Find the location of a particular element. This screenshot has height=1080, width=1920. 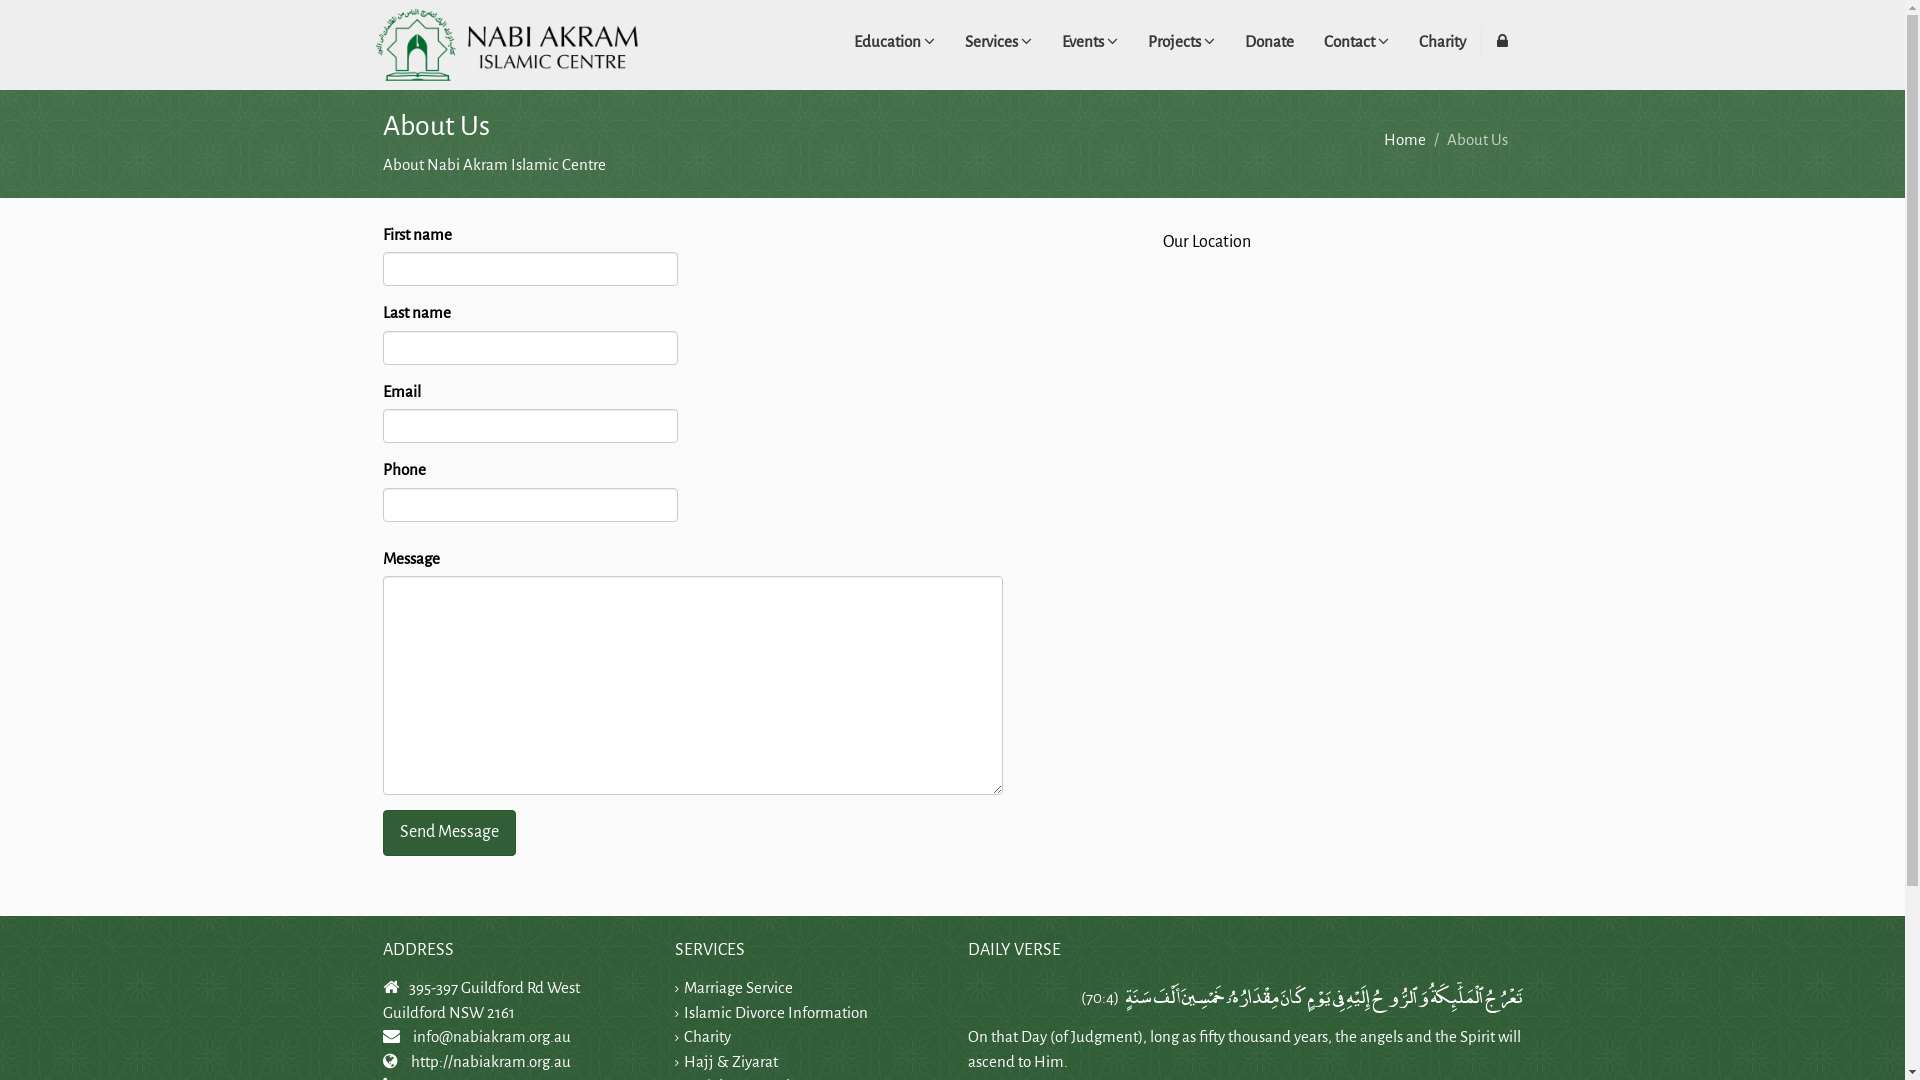

'Home' is located at coordinates (1404, 138).